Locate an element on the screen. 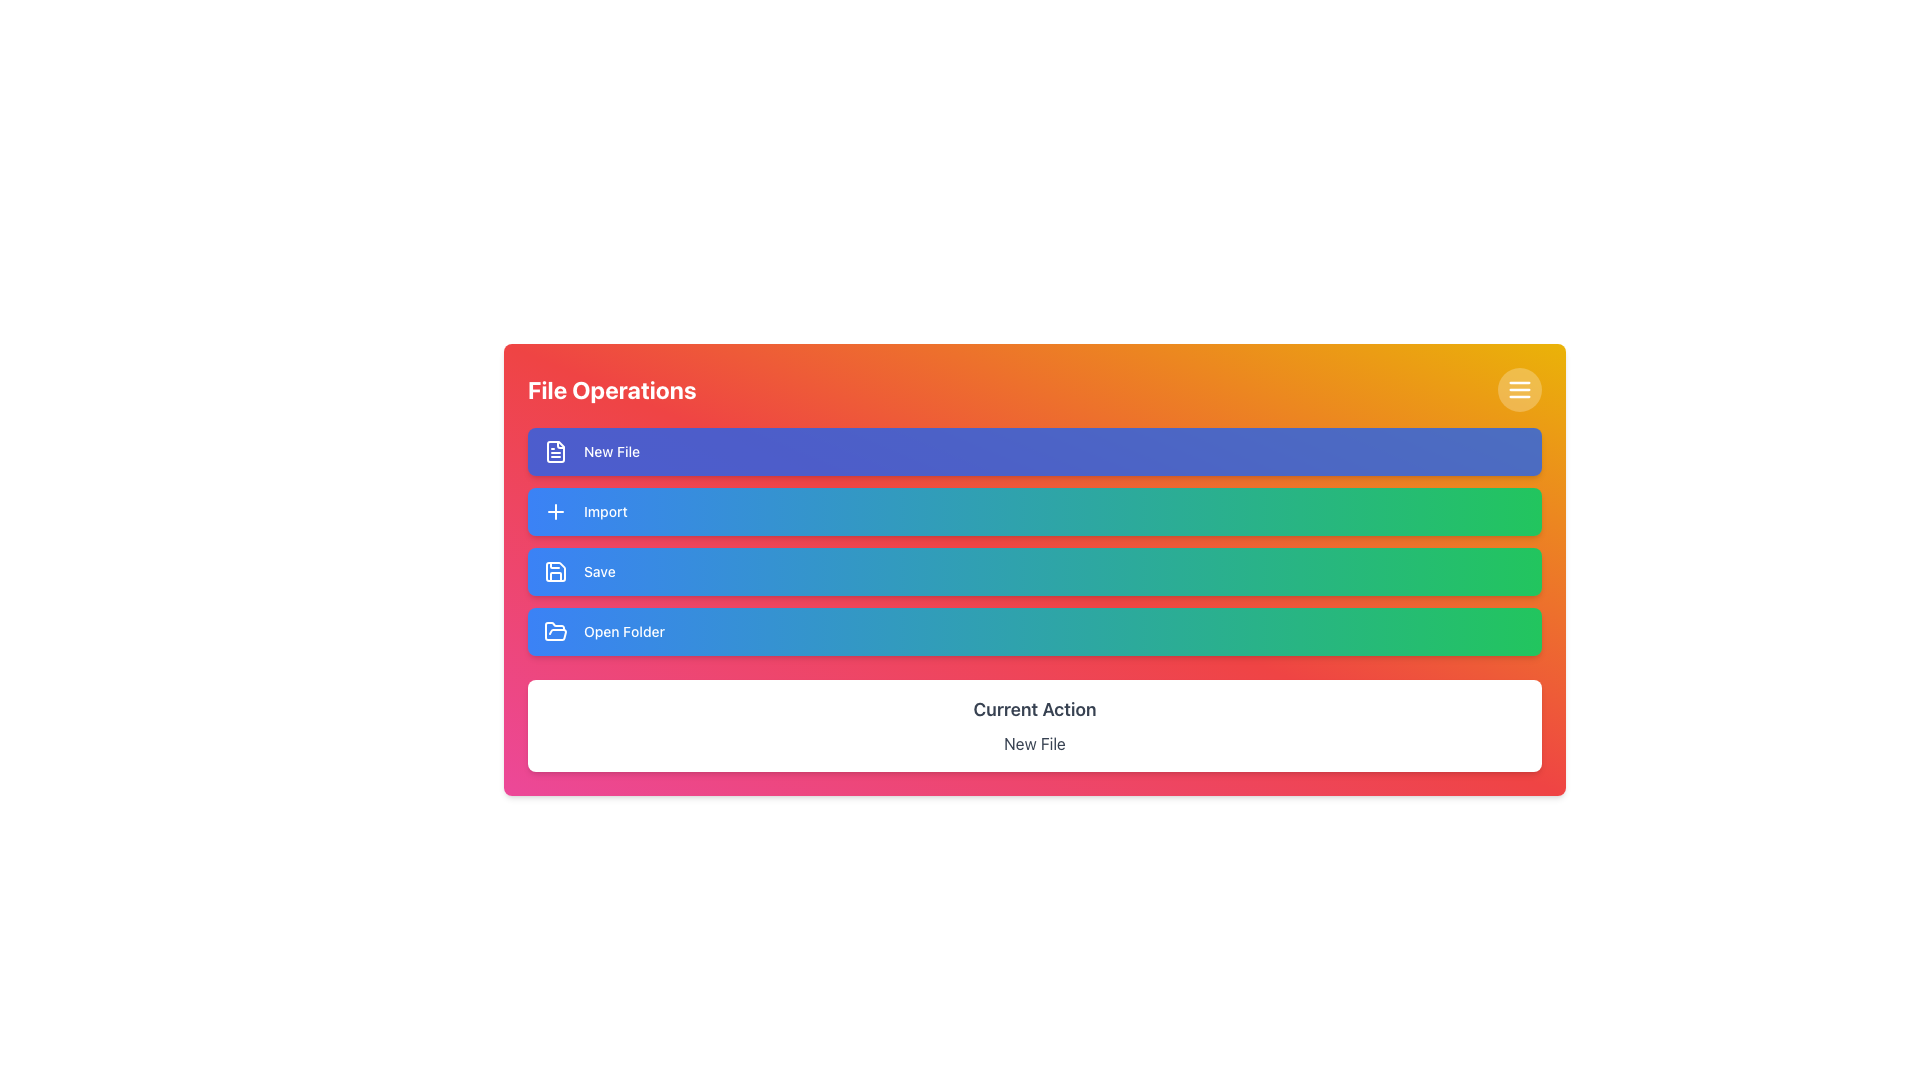 The height and width of the screenshot is (1080, 1920). the leftmost icon of the 'Save' button, which is the third button under the 'File Operations' title is located at coordinates (556, 571).